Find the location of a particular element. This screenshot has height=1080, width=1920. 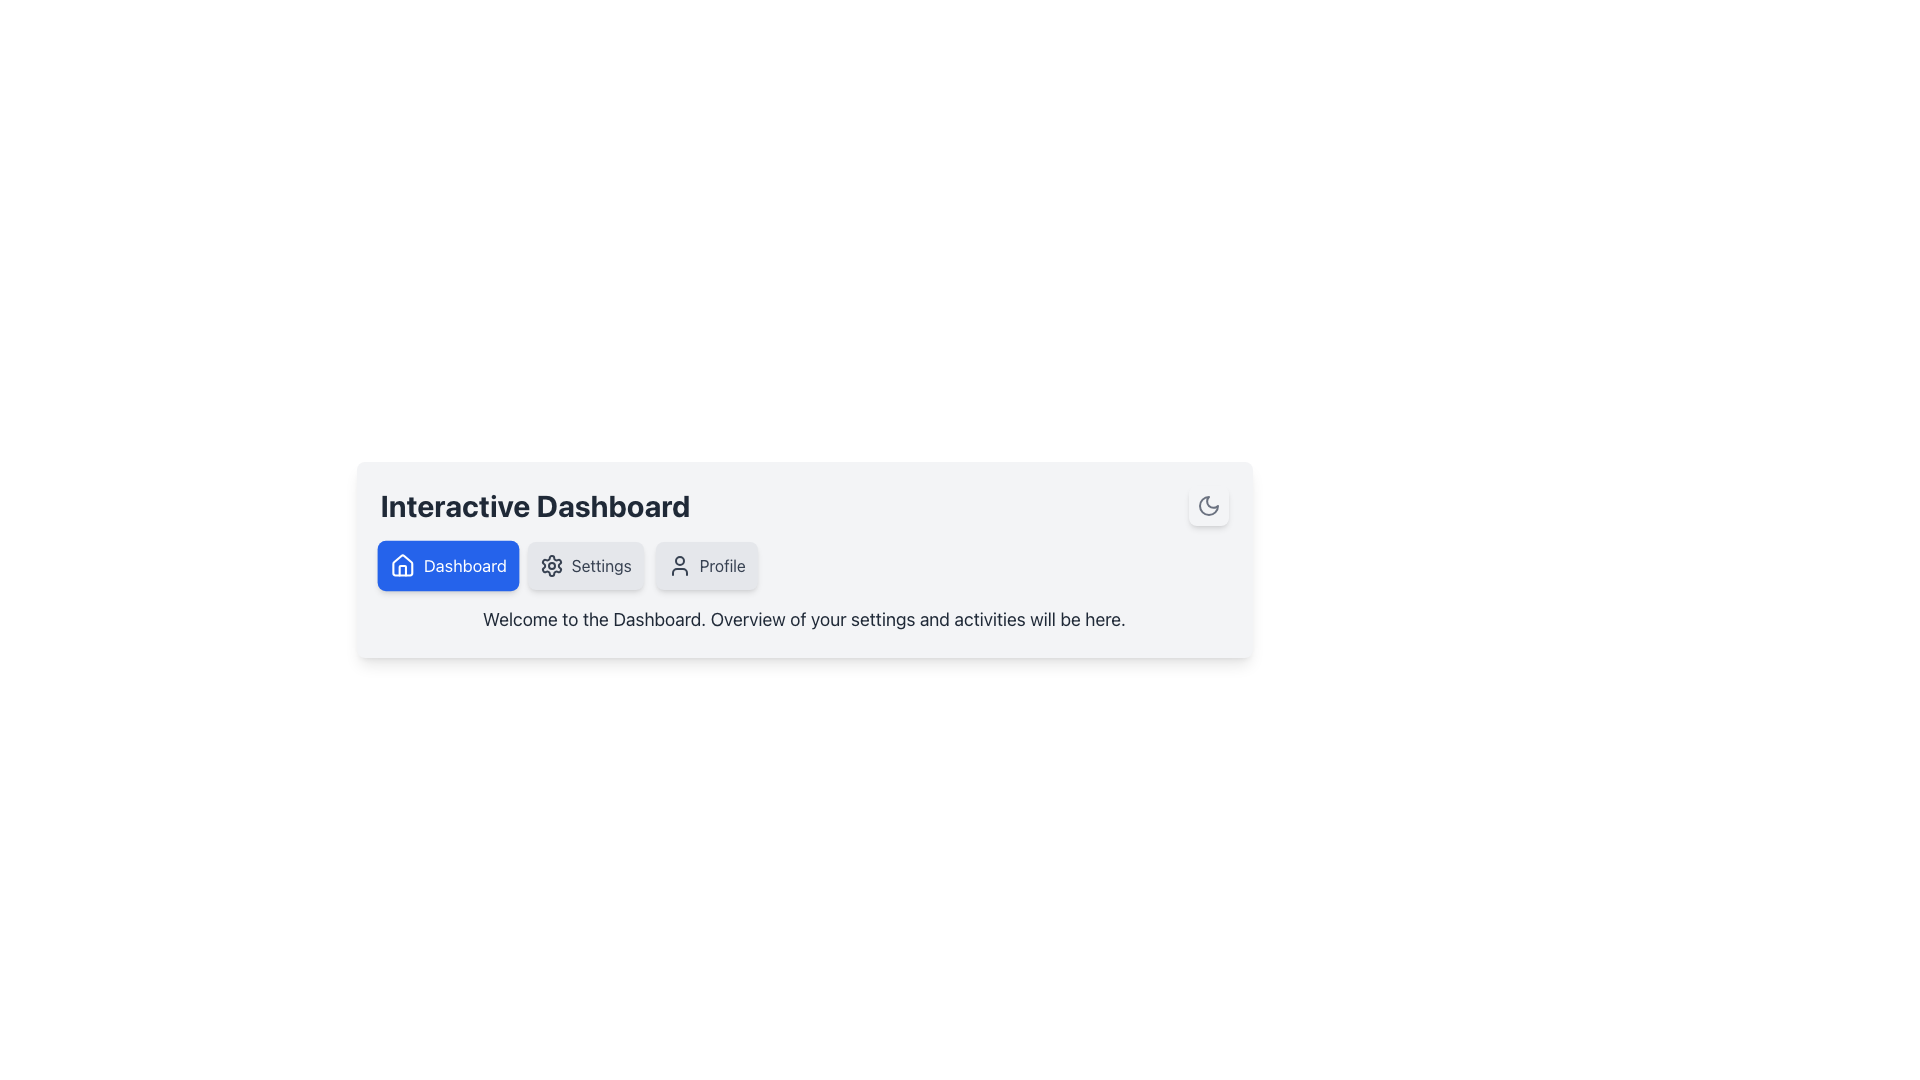

the house icon within the rounded blue button labeled 'Dashboard' is located at coordinates (401, 566).